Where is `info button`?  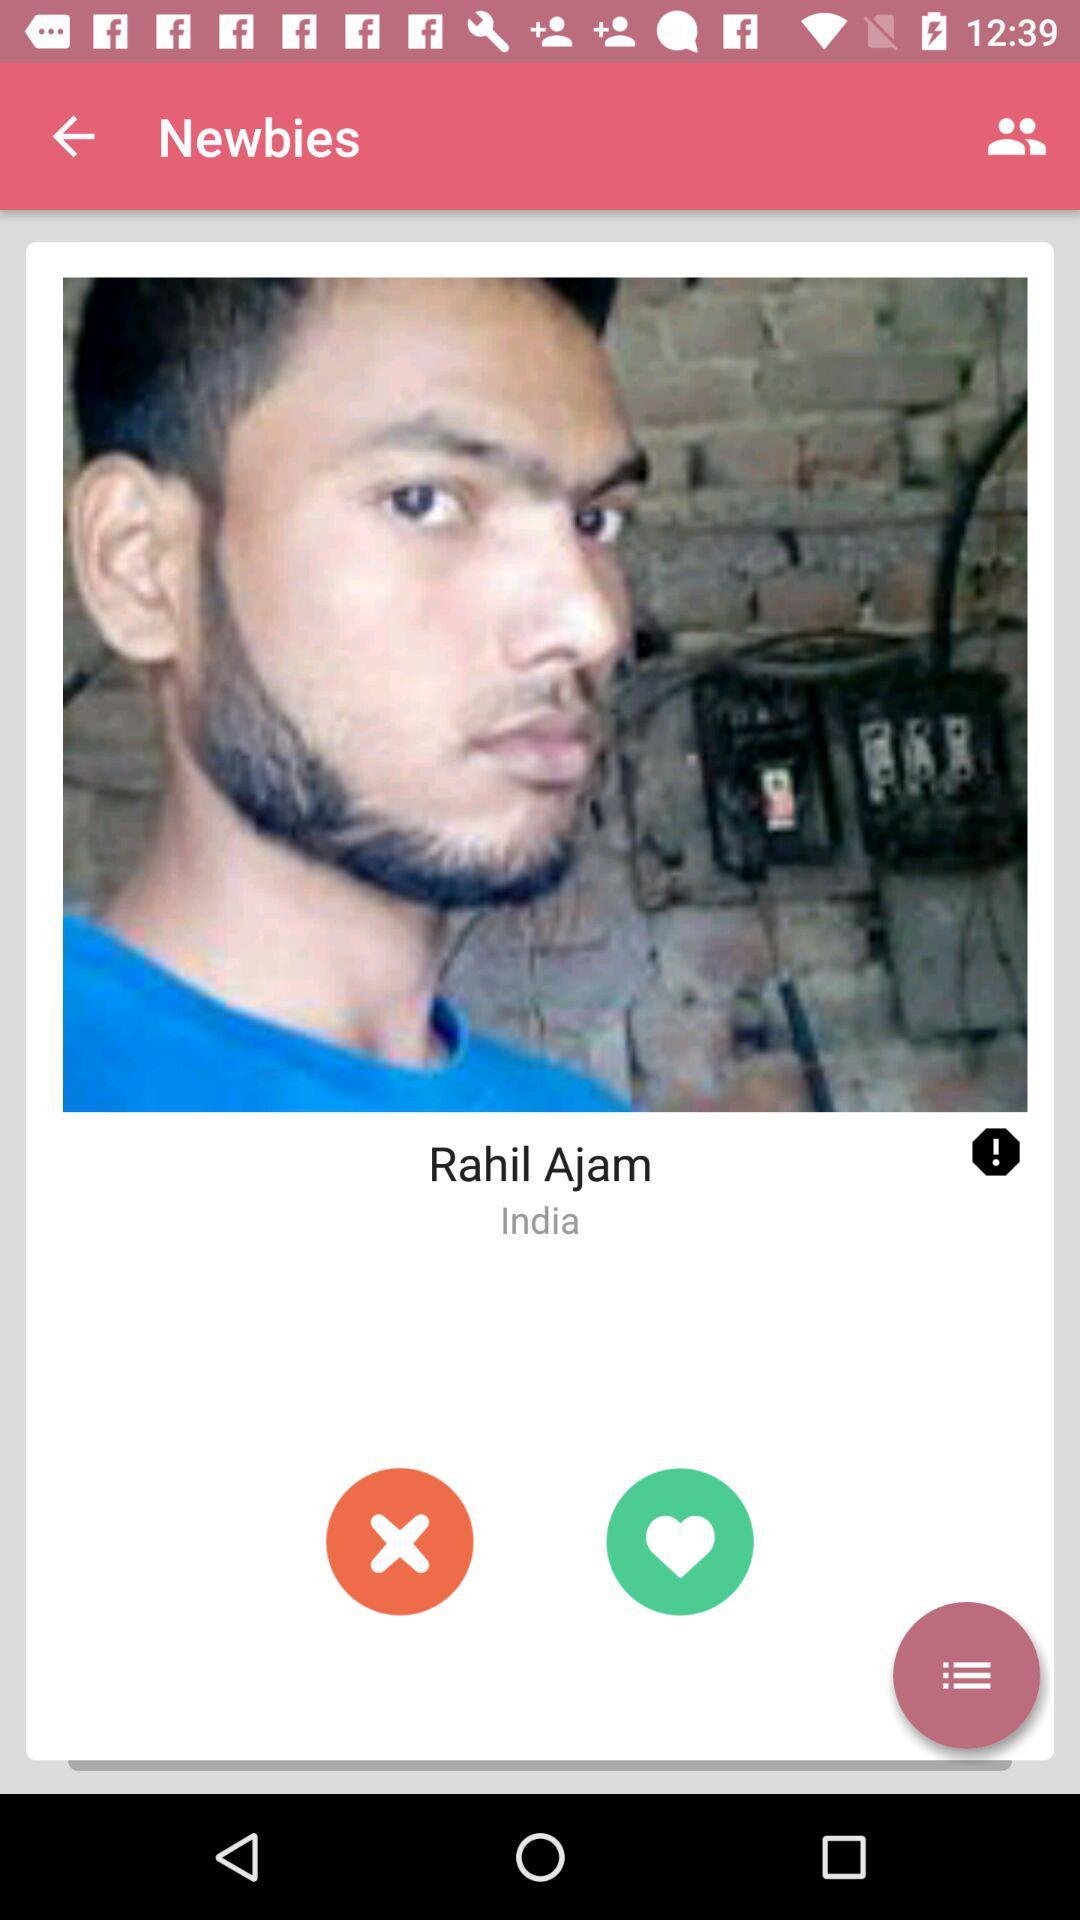
info button is located at coordinates (995, 1152).